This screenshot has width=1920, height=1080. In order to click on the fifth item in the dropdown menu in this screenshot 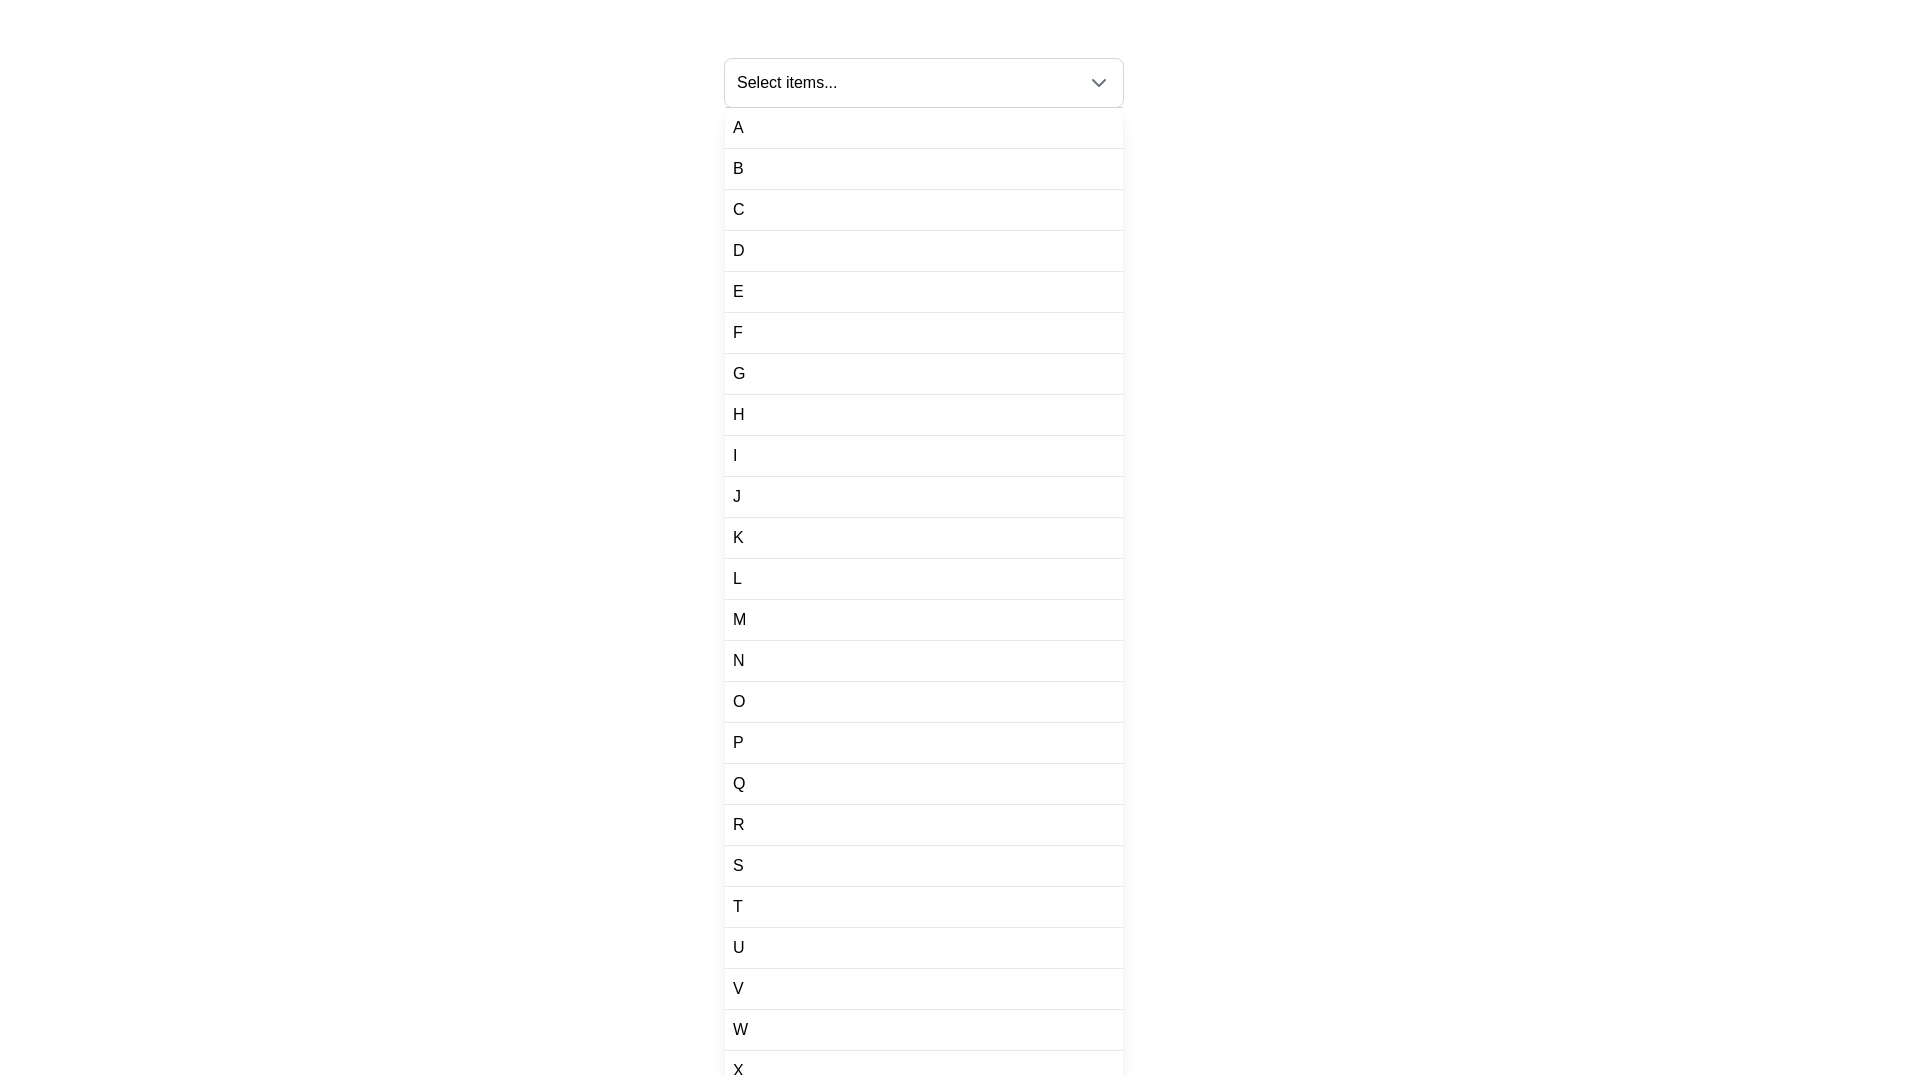, I will do `click(737, 292)`.